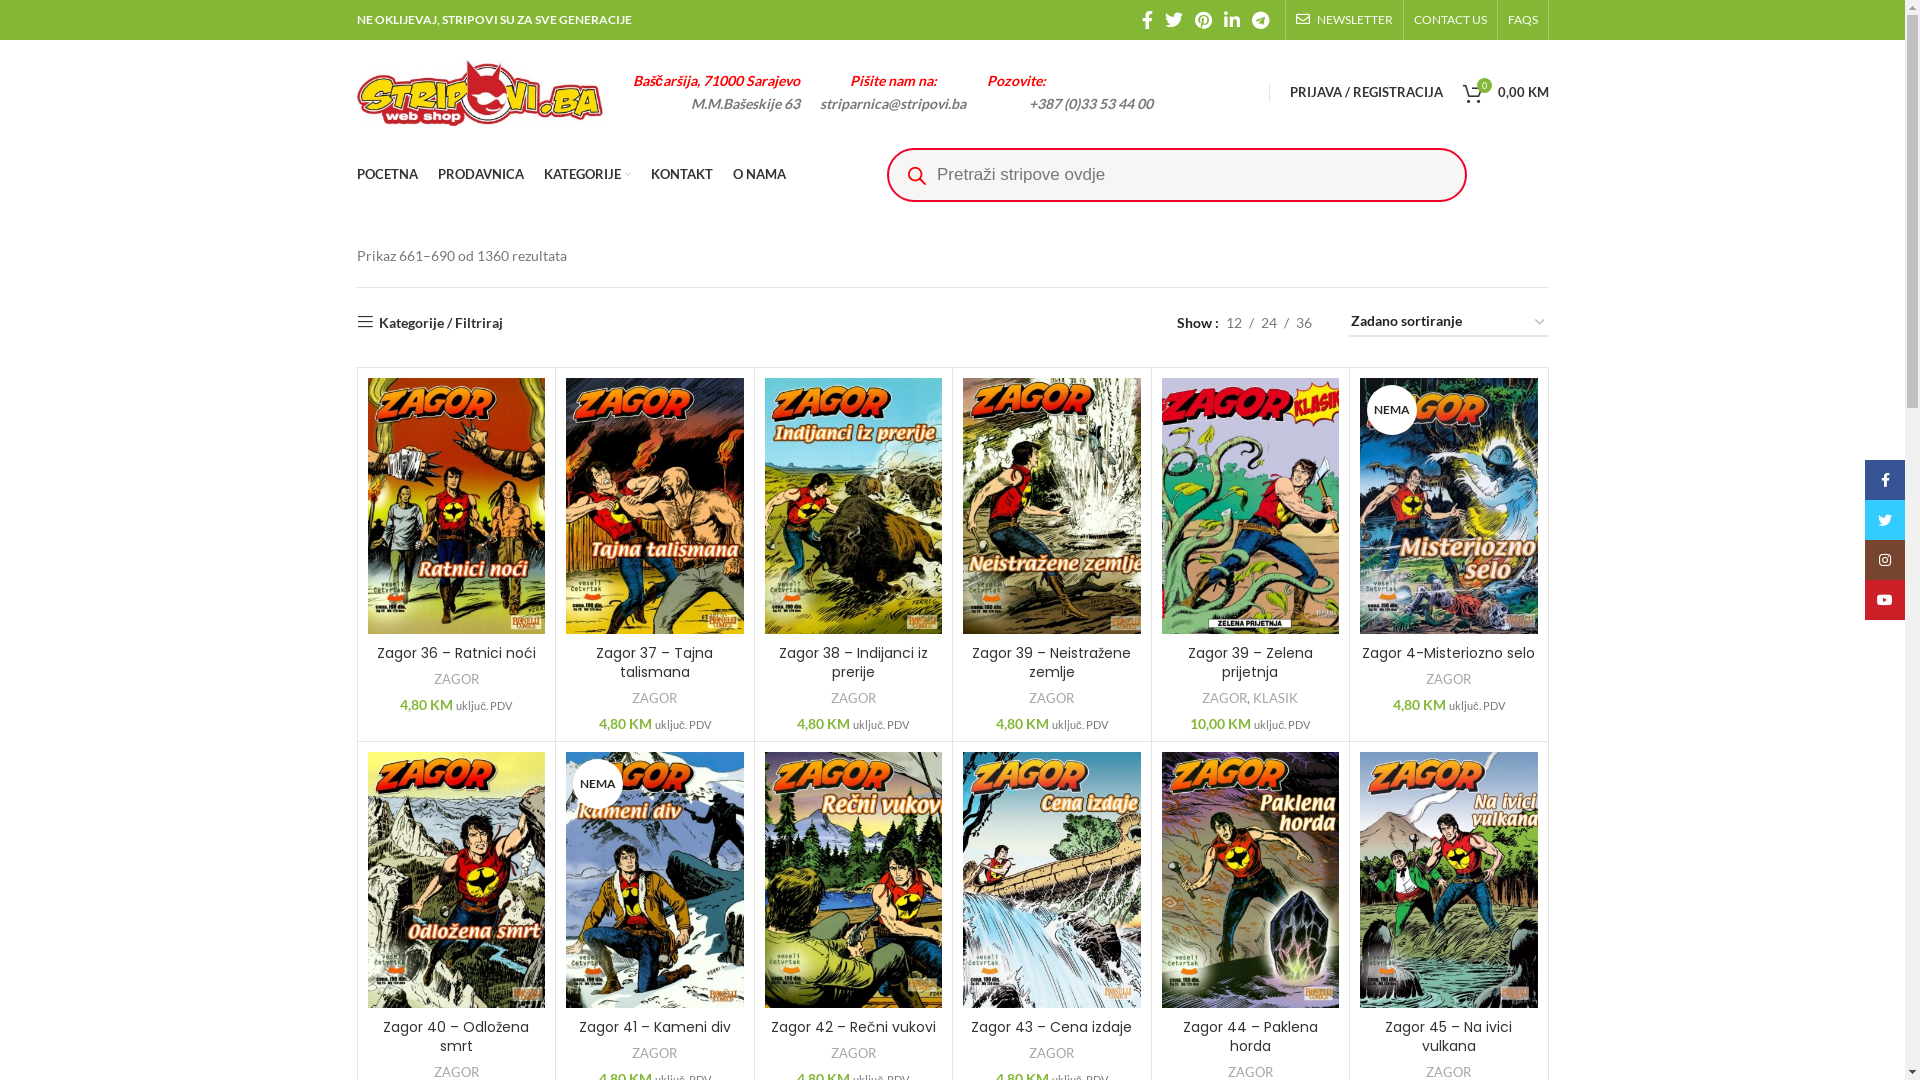  I want to click on 'NEWSLETTER', so click(1344, 19).